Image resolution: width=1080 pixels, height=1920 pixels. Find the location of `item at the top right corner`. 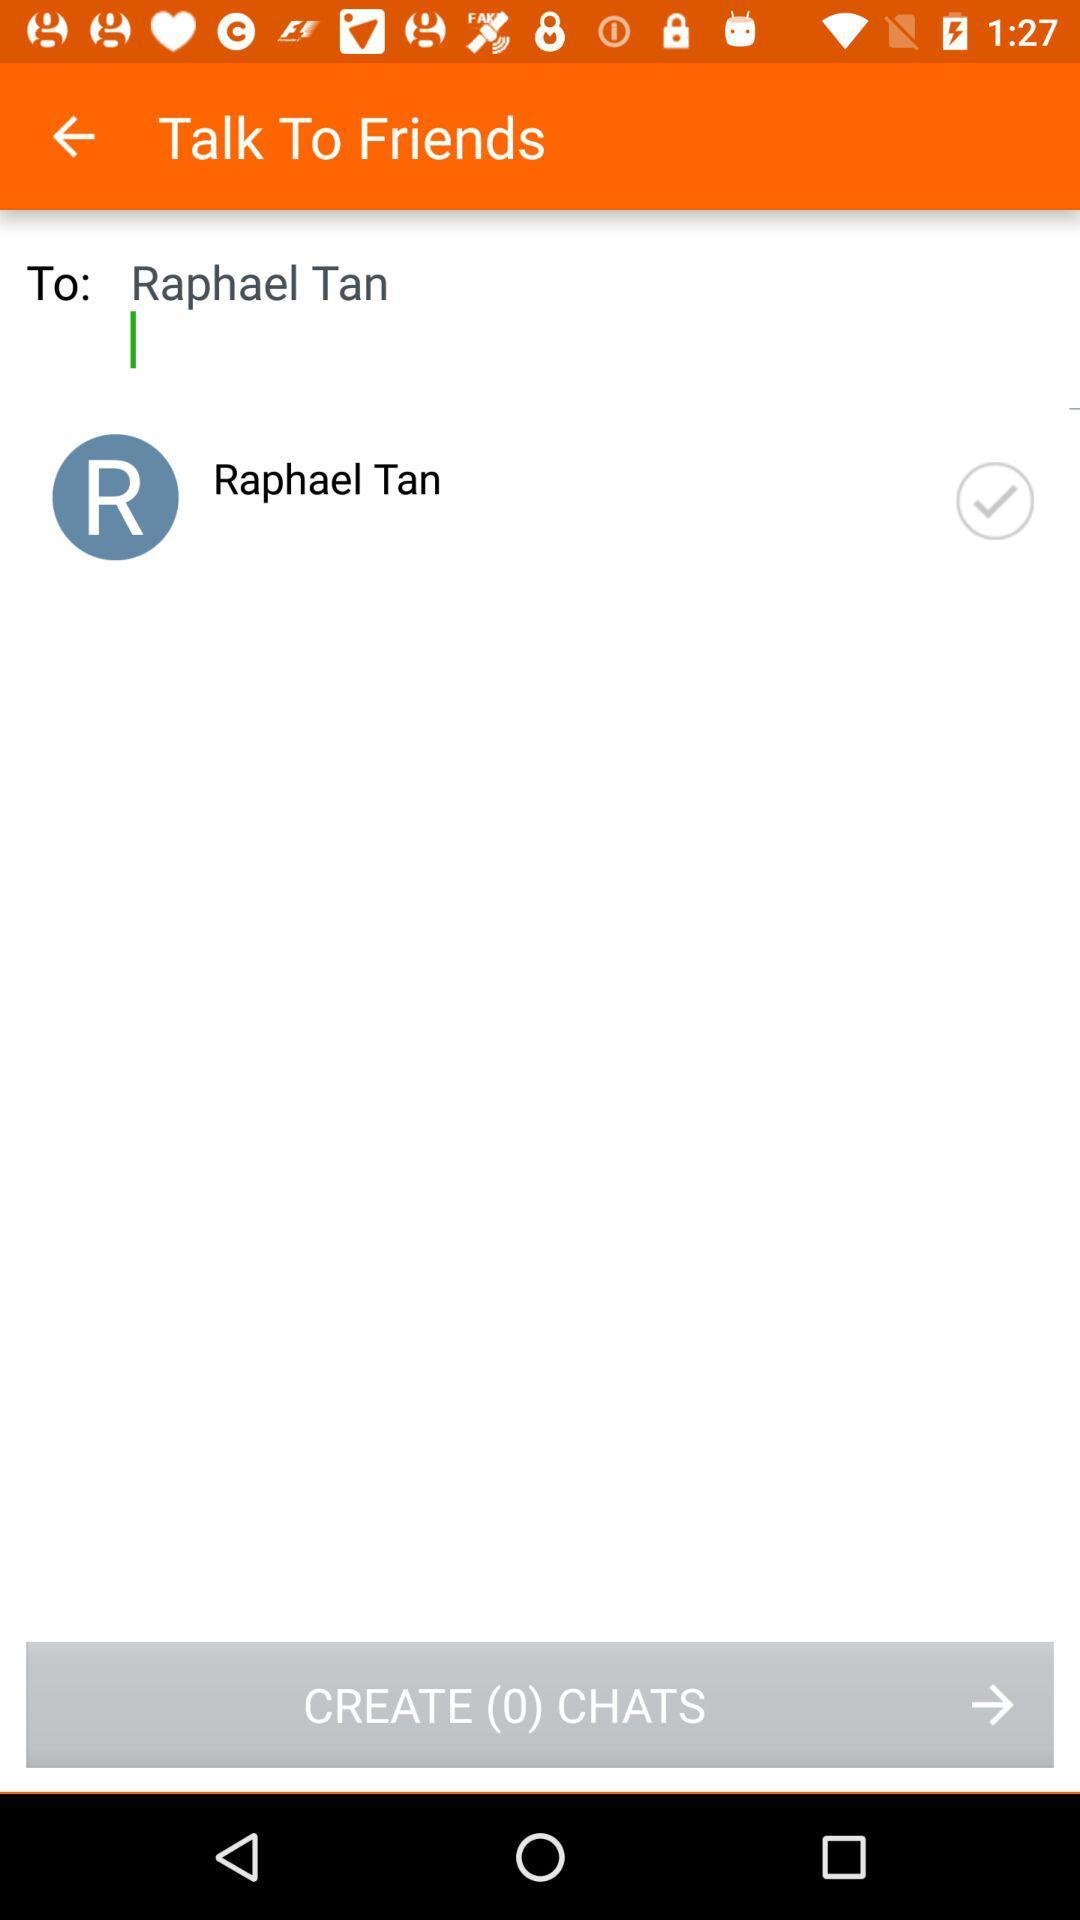

item at the top right corner is located at coordinates (995, 501).